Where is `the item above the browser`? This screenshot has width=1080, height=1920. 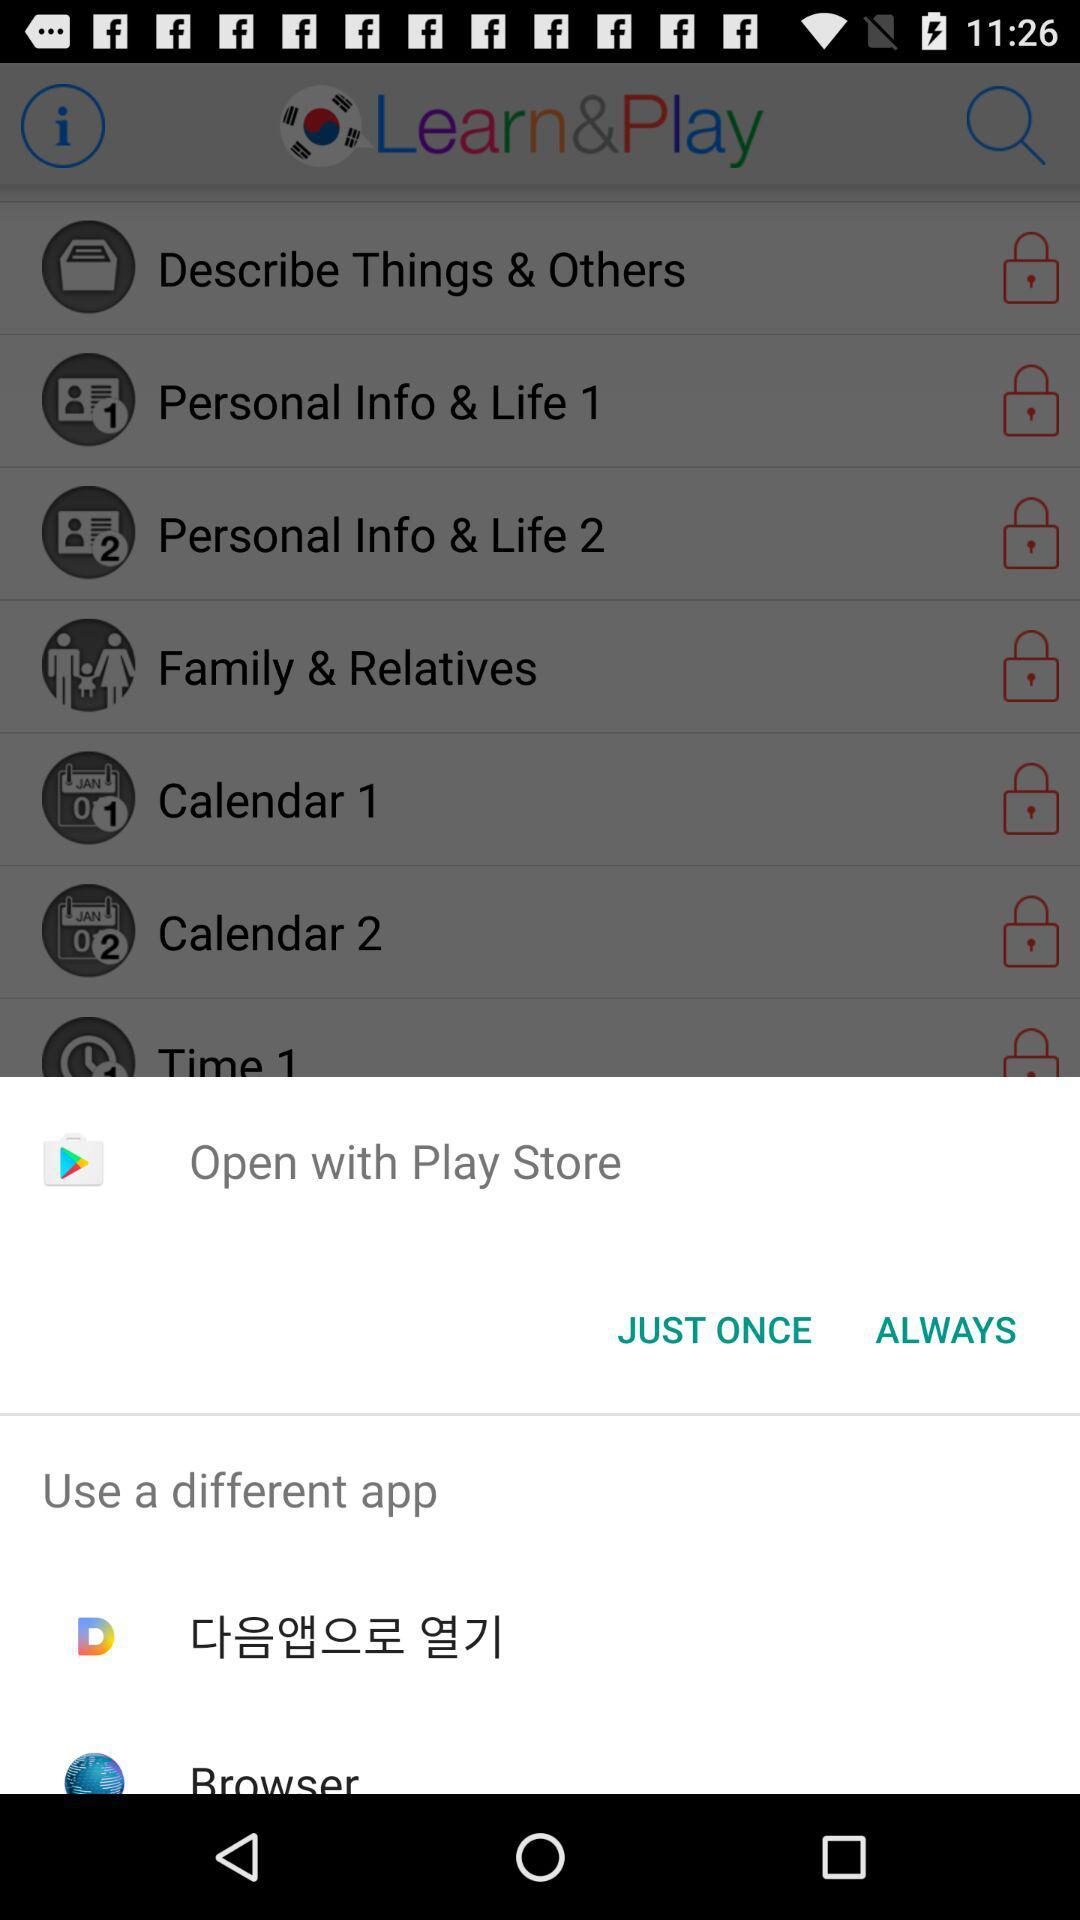 the item above the browser is located at coordinates (346, 1636).